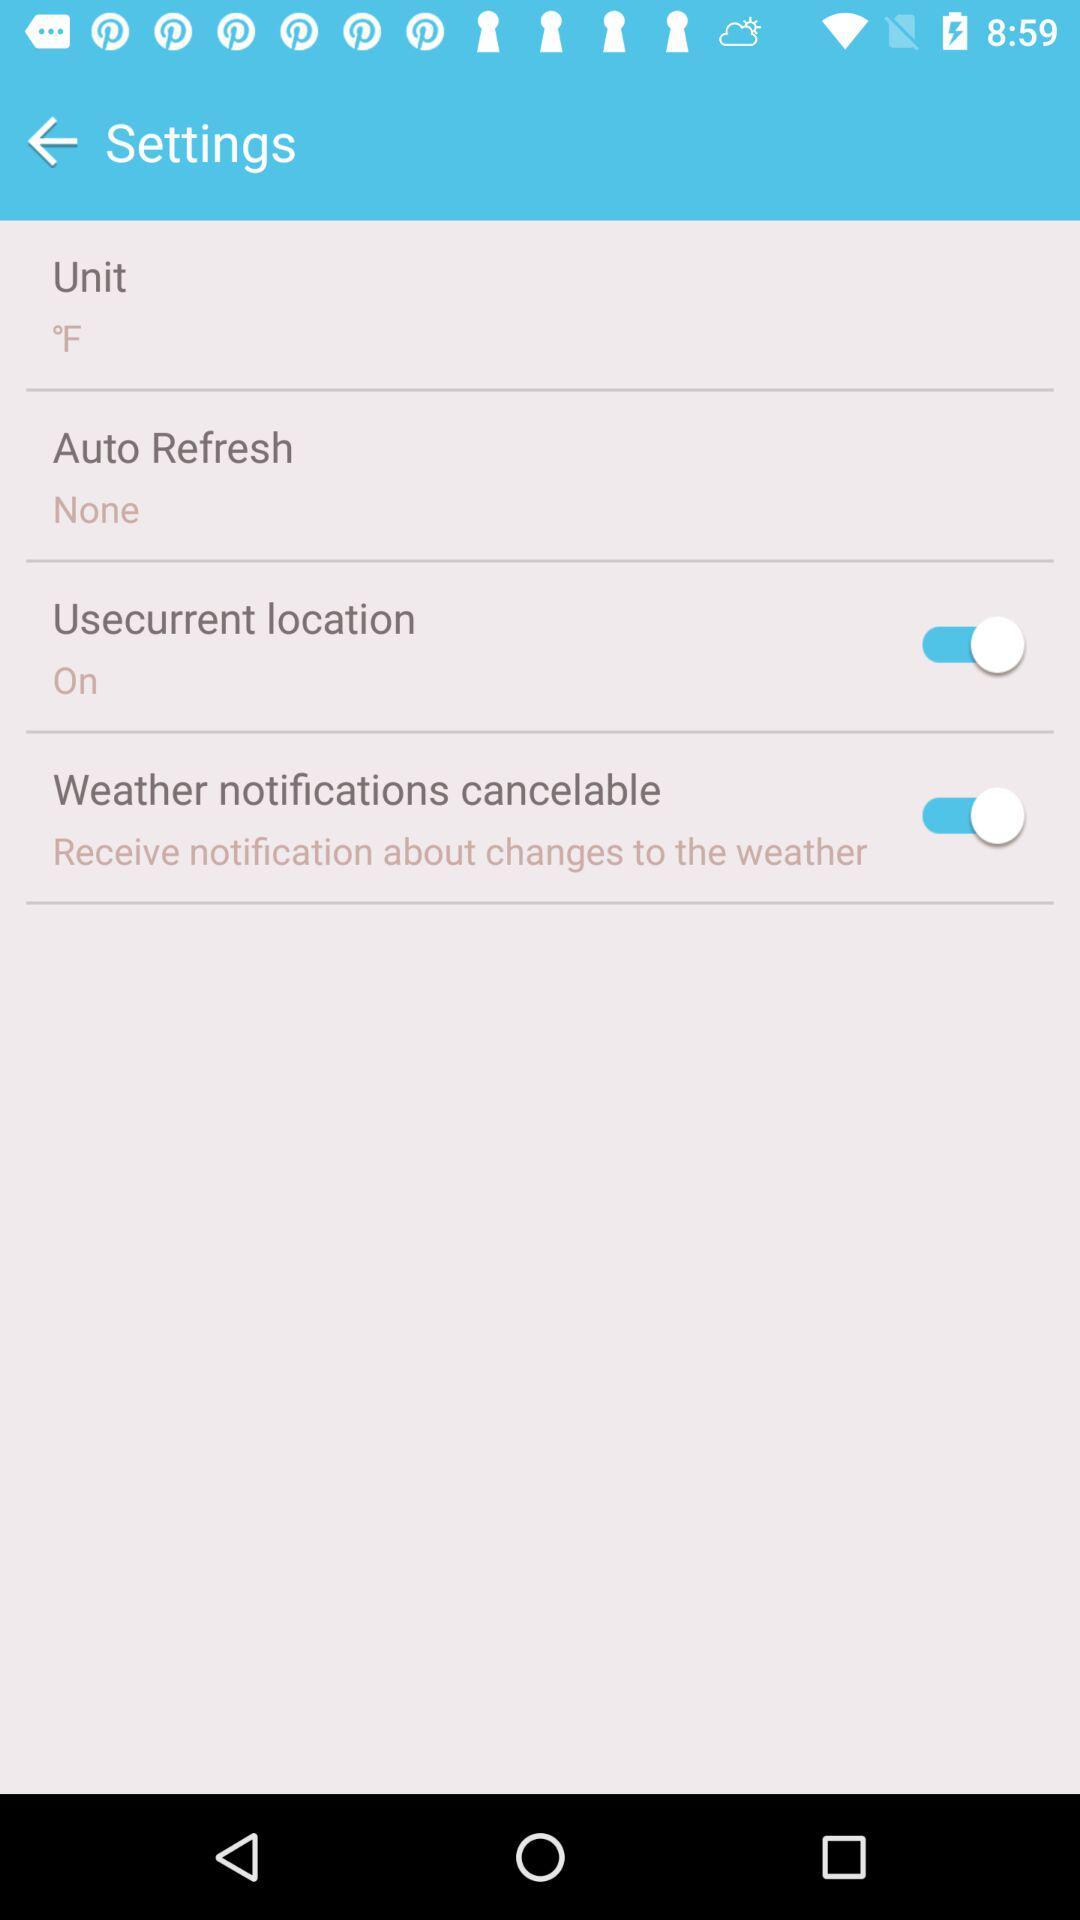  I want to click on location option, so click(974, 648).